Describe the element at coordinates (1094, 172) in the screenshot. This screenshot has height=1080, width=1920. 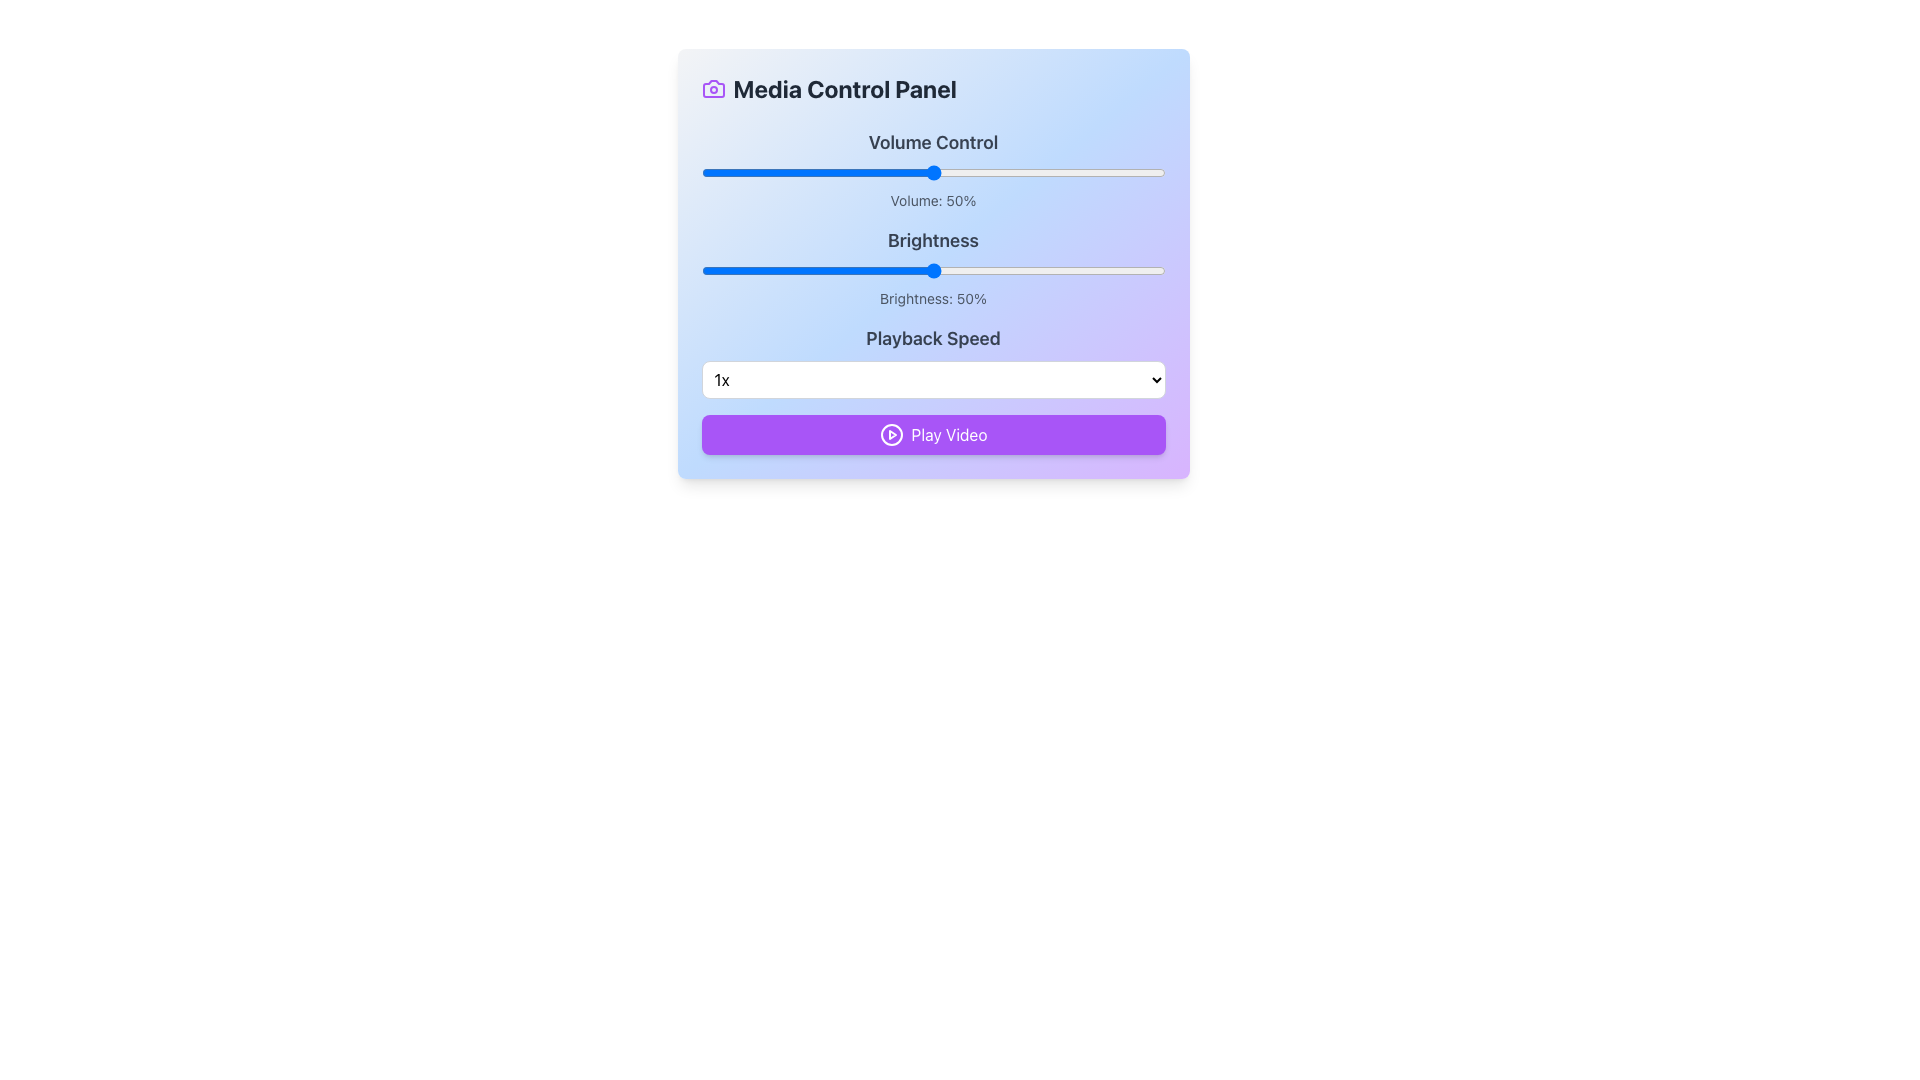
I see `volume` at that location.